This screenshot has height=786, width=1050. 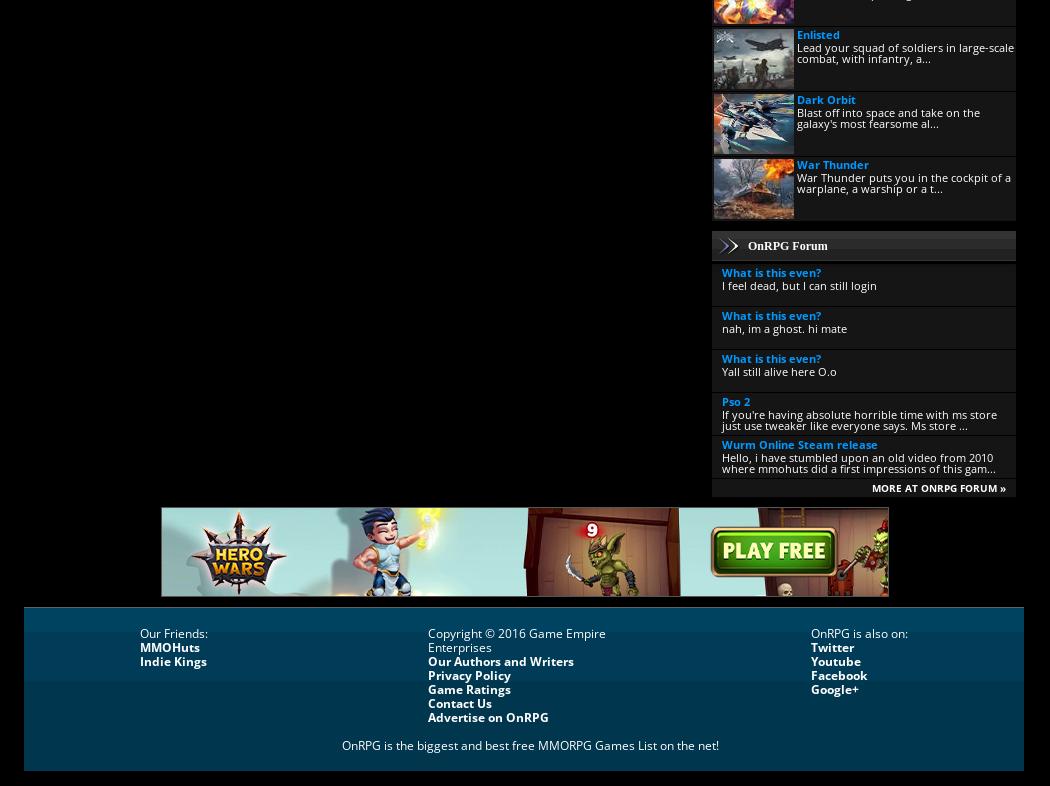 What do you see at coordinates (718, 498) in the screenshot?
I see `'Star Wars: Combine'` at bounding box center [718, 498].